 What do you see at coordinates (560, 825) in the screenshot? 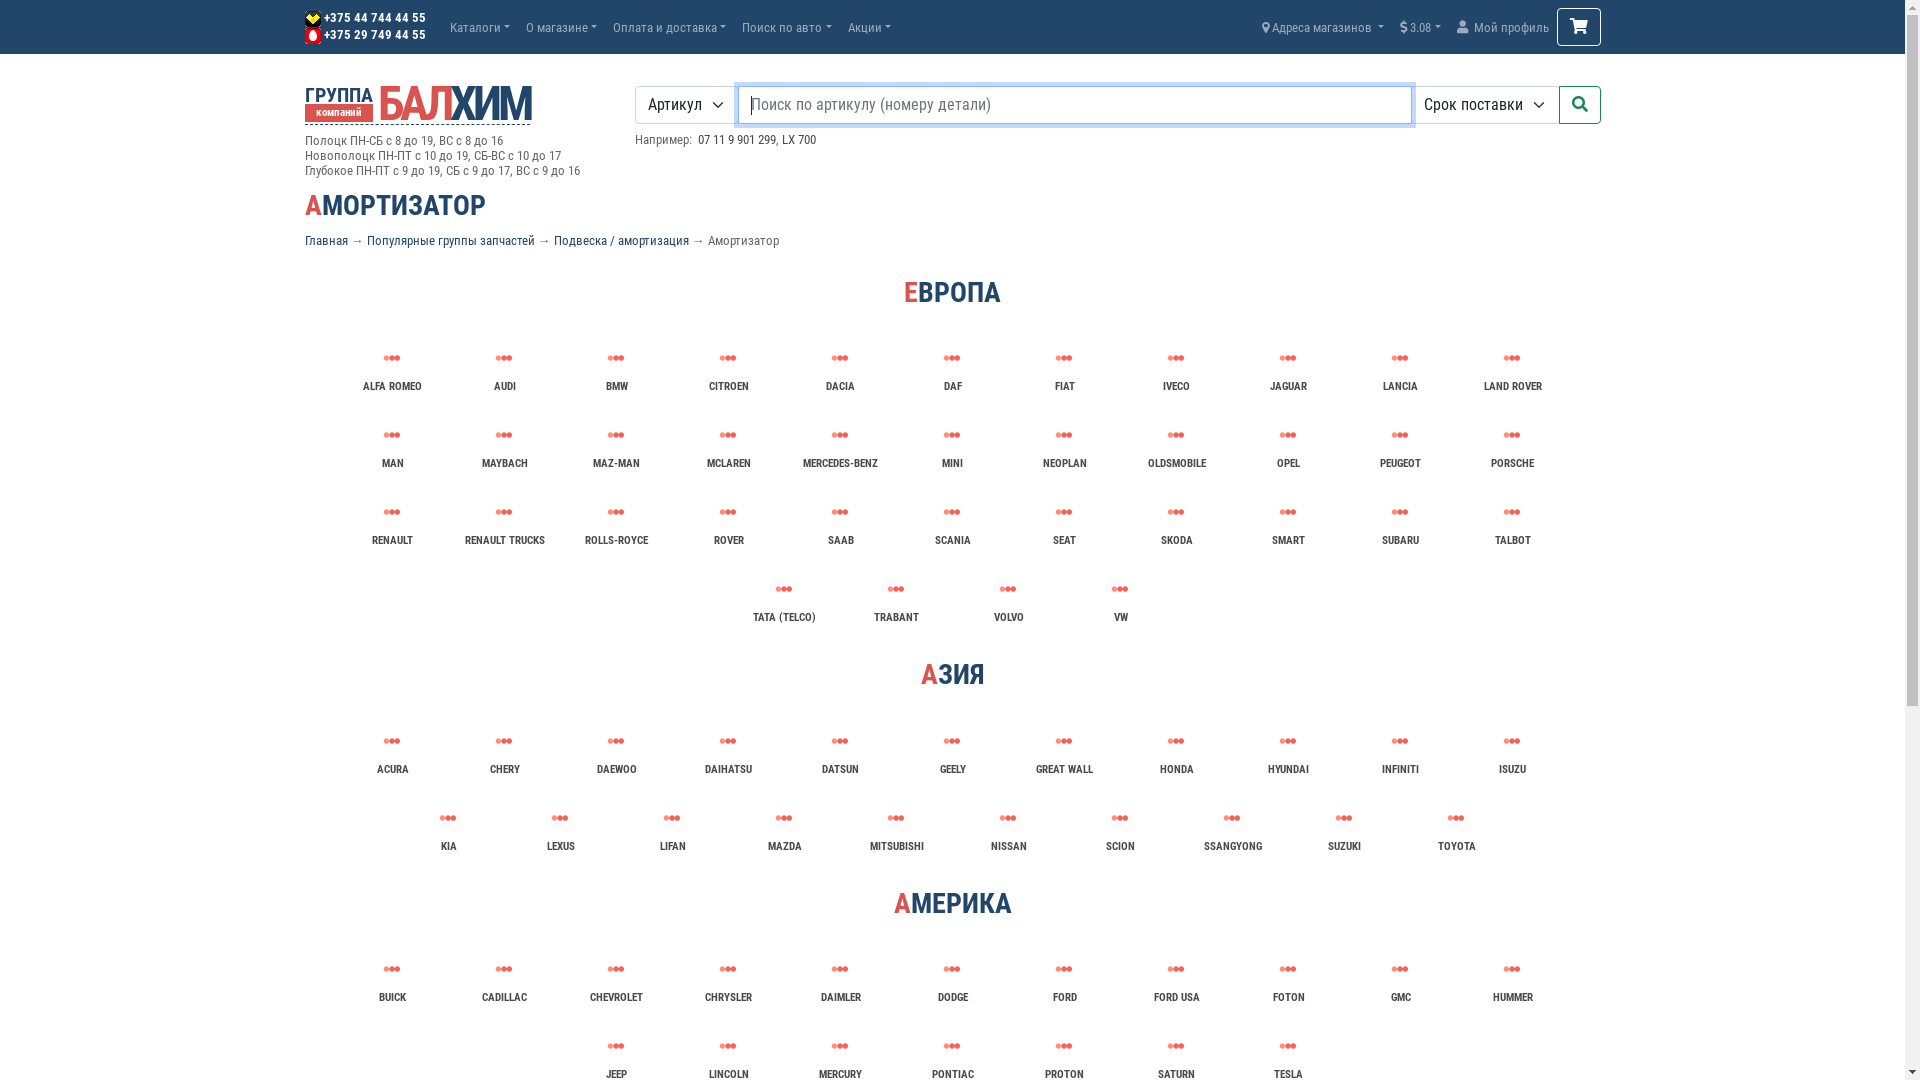
I see `'LEXUS'` at bounding box center [560, 825].